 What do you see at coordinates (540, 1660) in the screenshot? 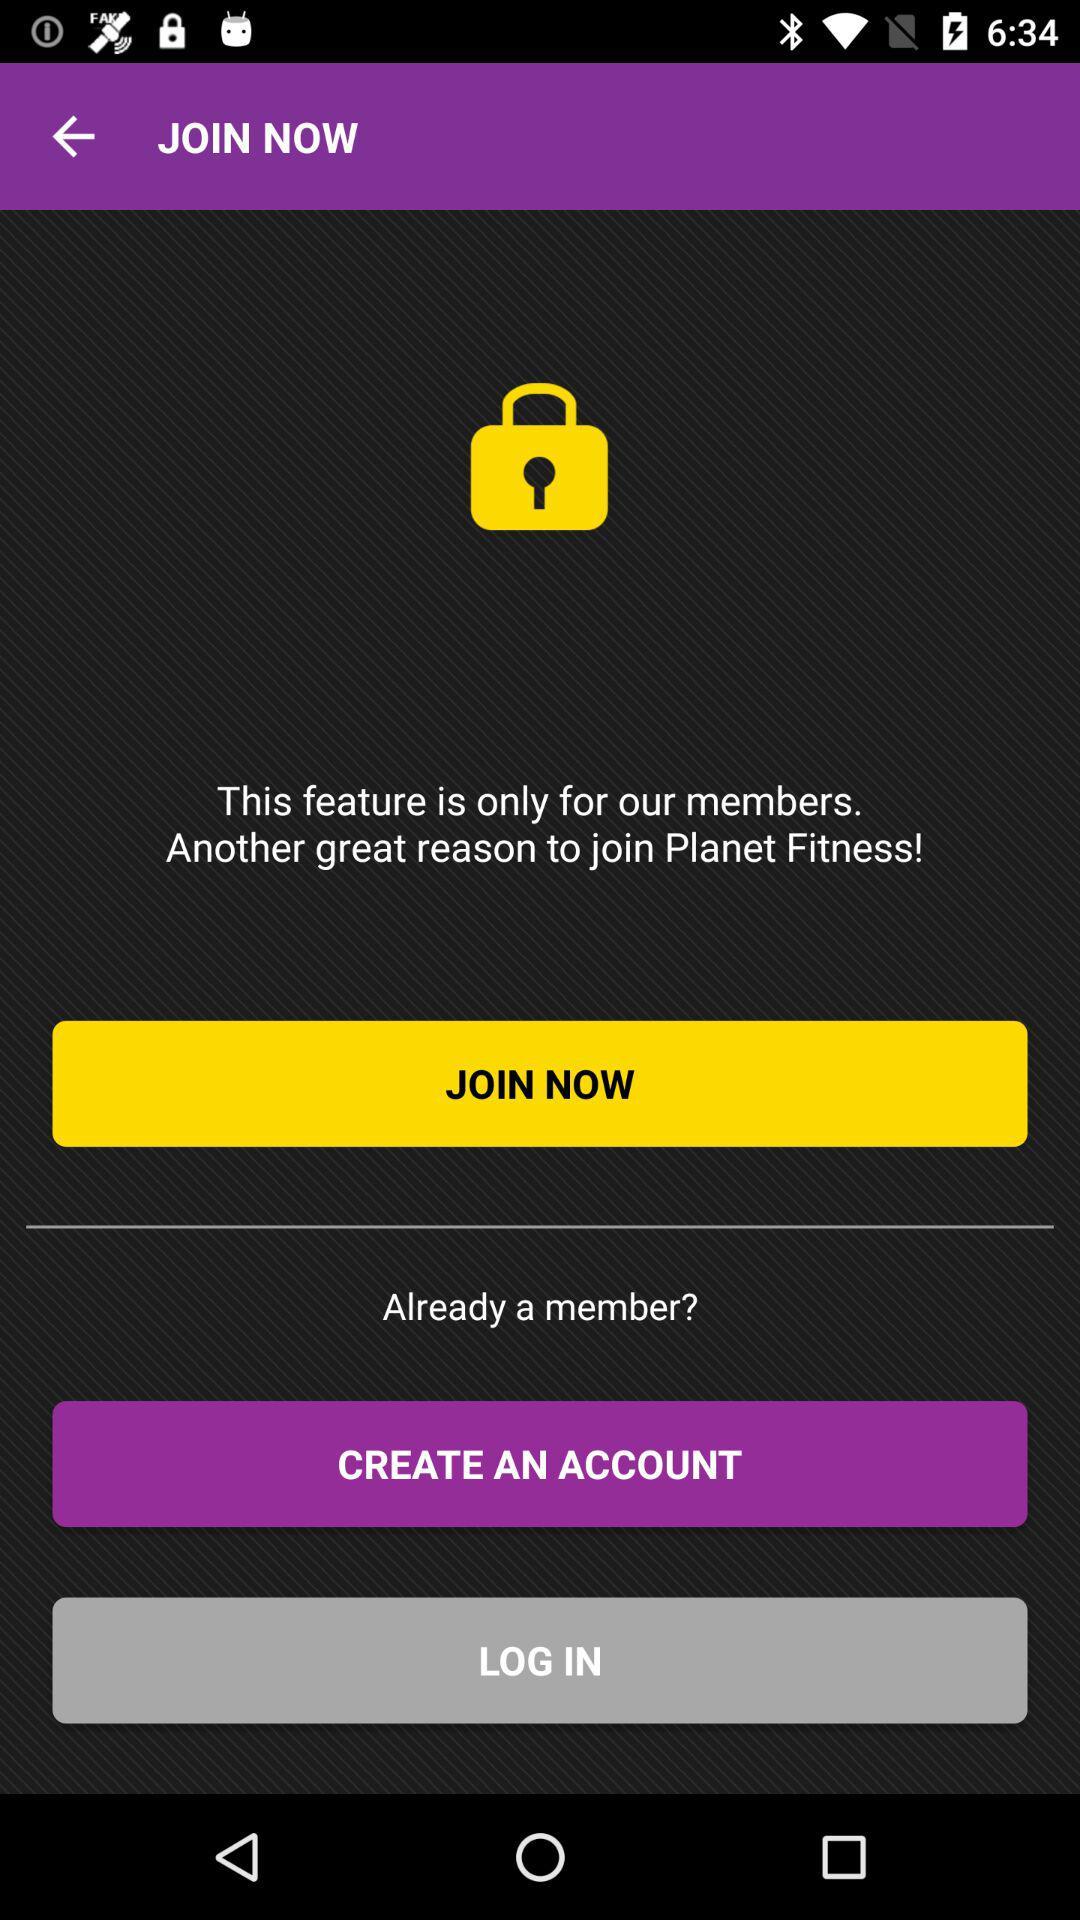
I see `the log in` at bounding box center [540, 1660].